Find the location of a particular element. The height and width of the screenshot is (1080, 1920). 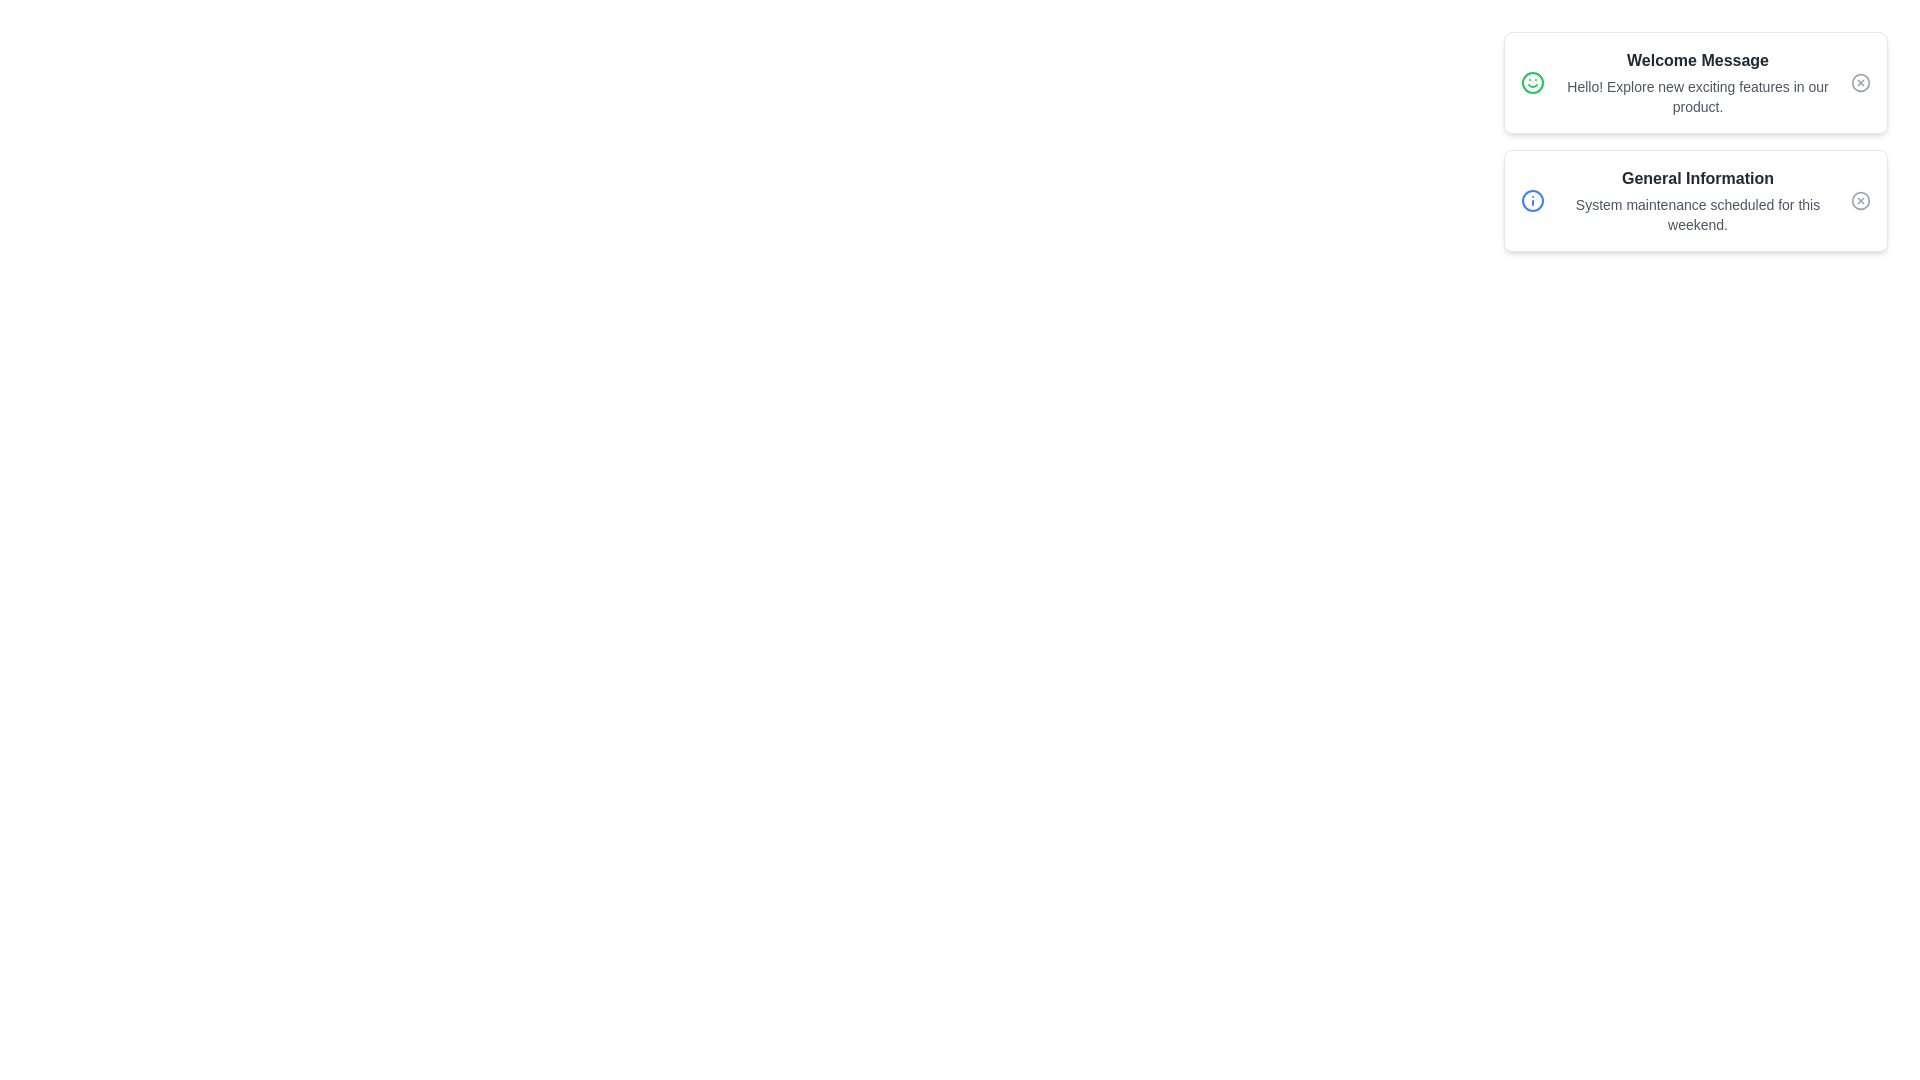

the close button of the notification identified by General Information is located at coordinates (1860, 200).